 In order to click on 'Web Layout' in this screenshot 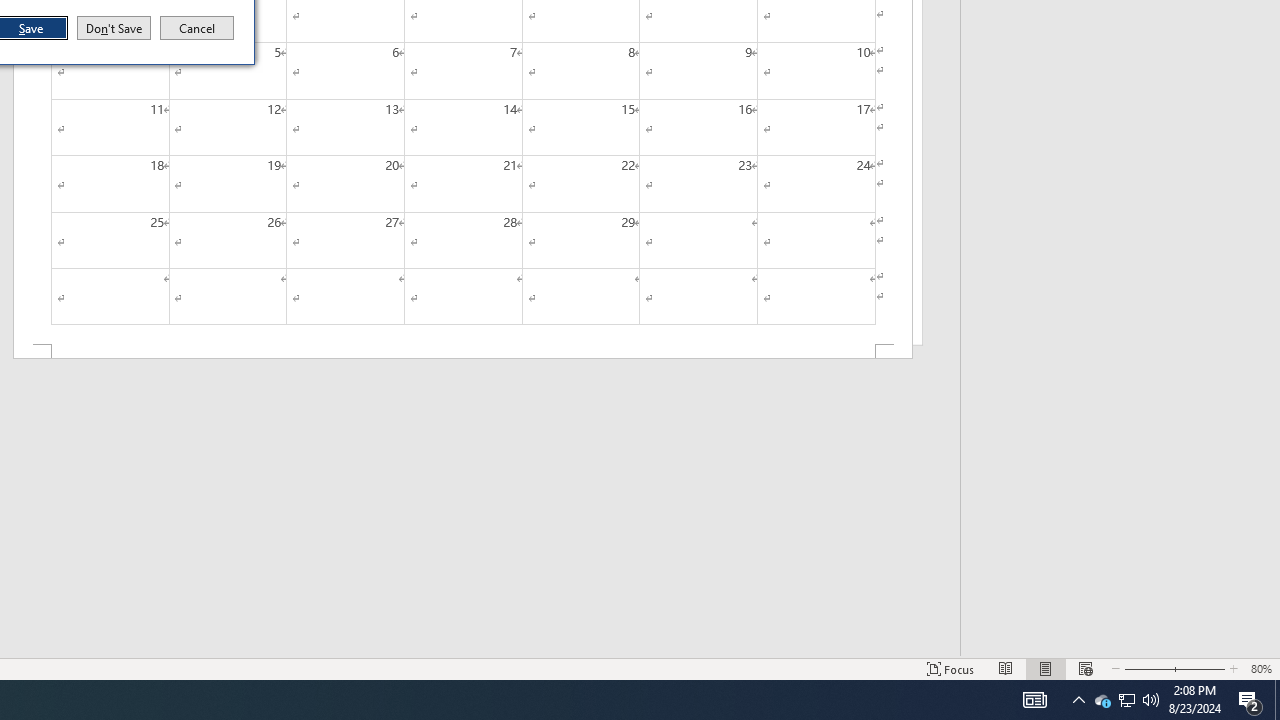, I will do `click(1085, 669)`.